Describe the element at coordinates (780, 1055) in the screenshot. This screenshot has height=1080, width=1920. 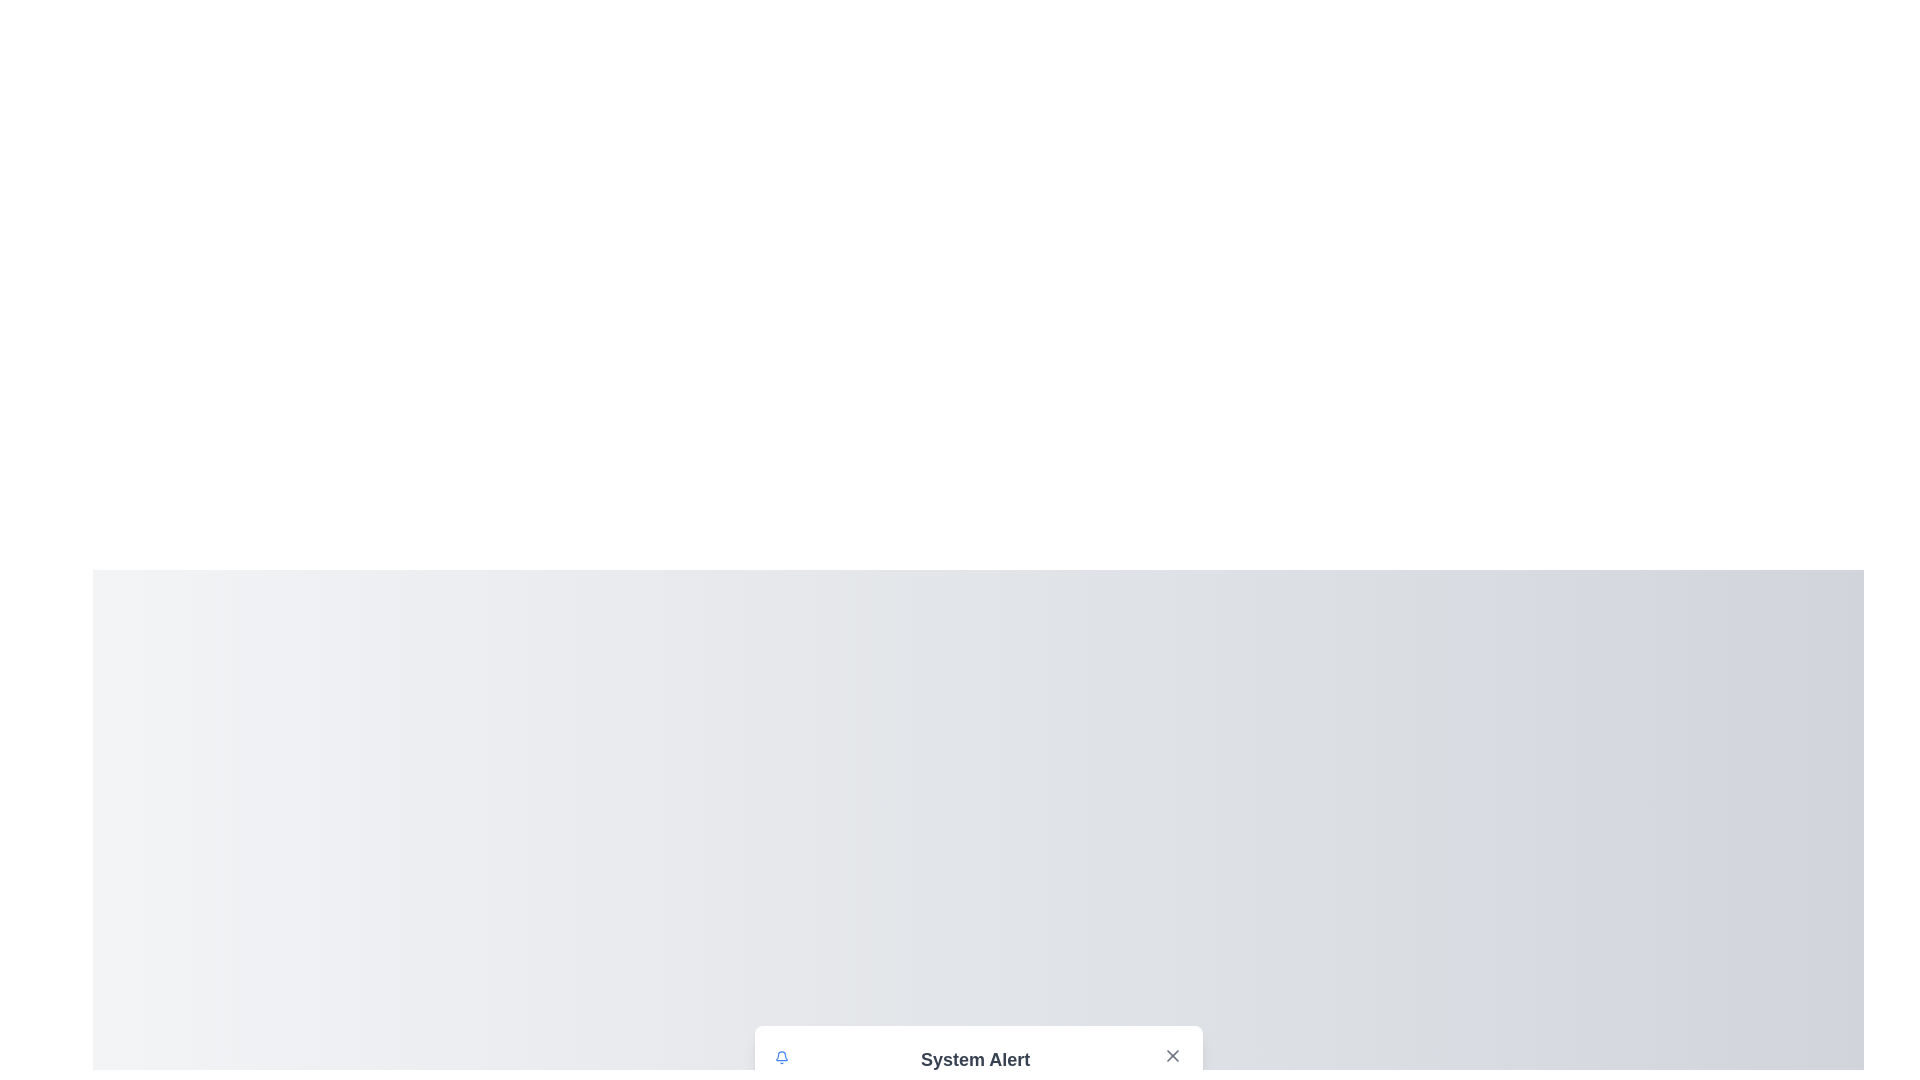
I see `the bell-shaped icon element located at the left-hand side of the bottom-center area of the interface, adjacent to the text 'System Alert'` at that location.